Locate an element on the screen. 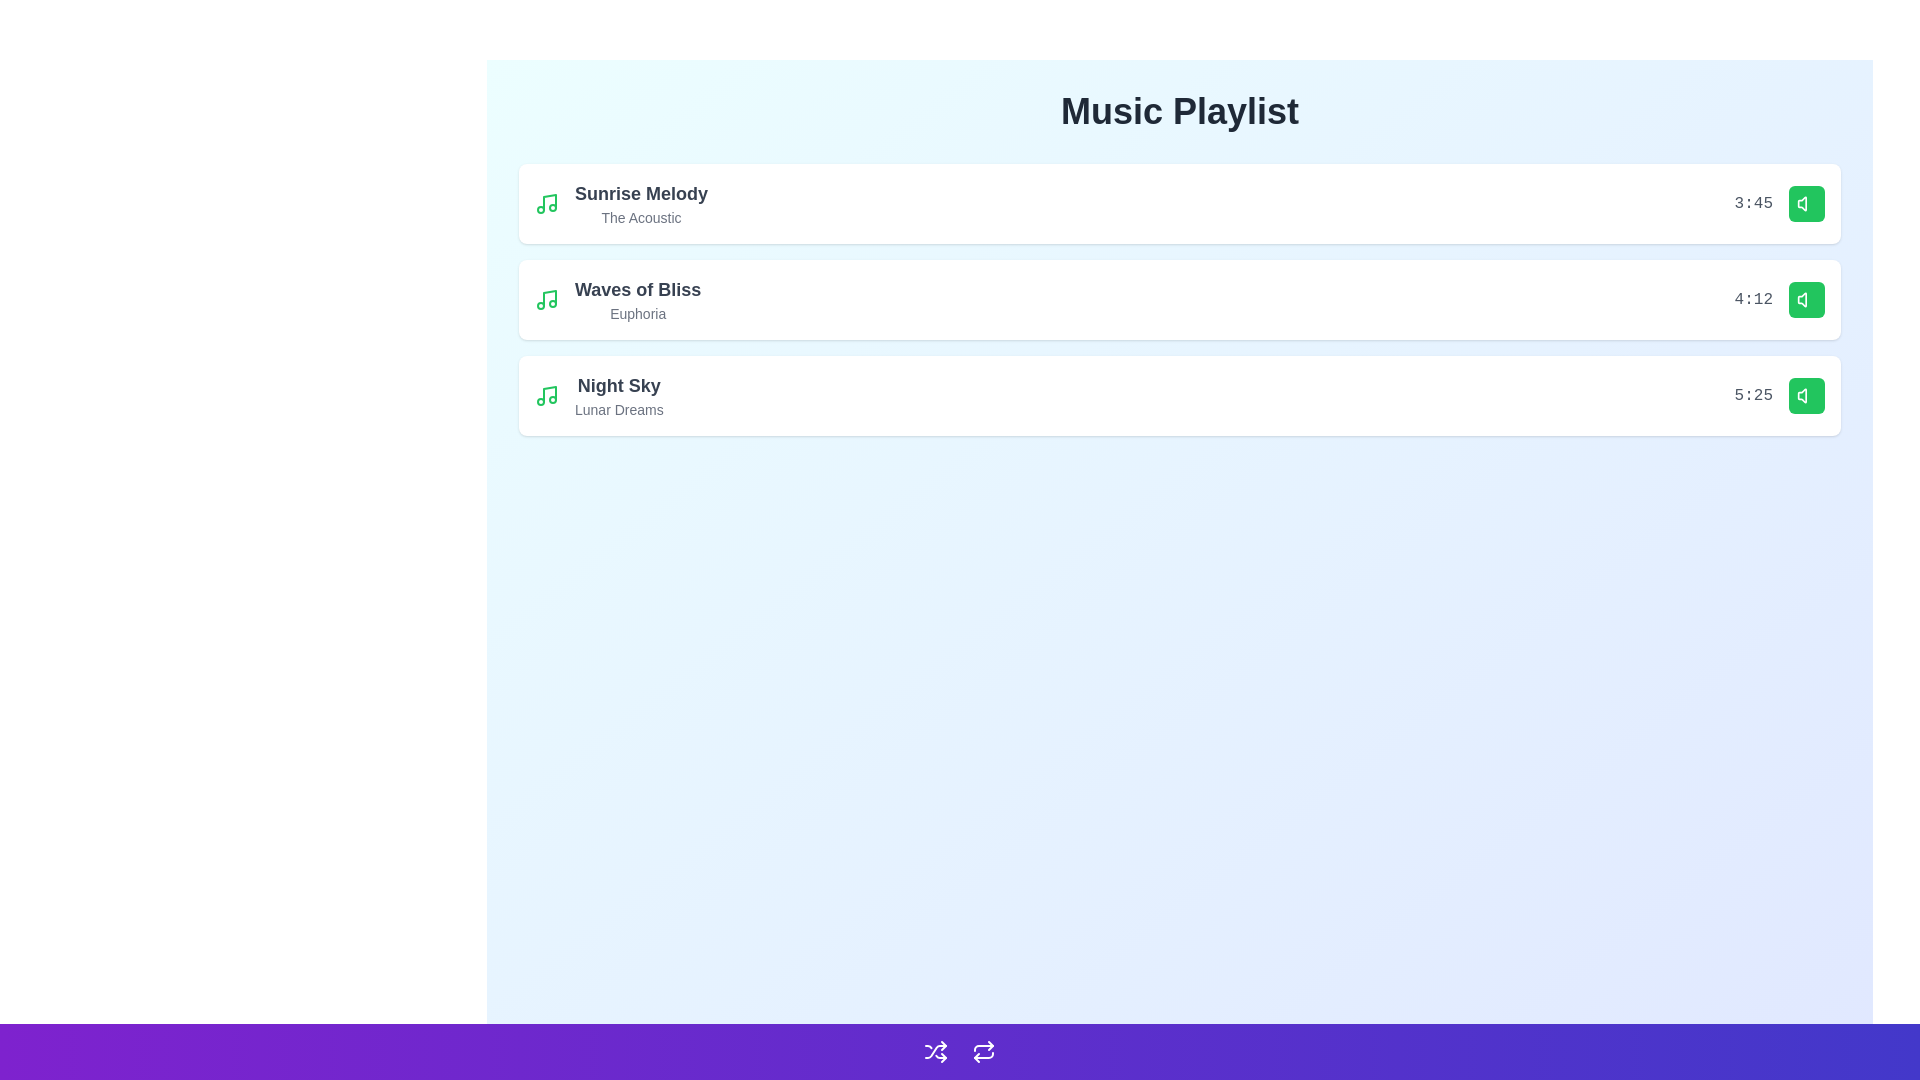 The height and width of the screenshot is (1080, 1920). the green button with a white speaker icon is located at coordinates (1806, 396).